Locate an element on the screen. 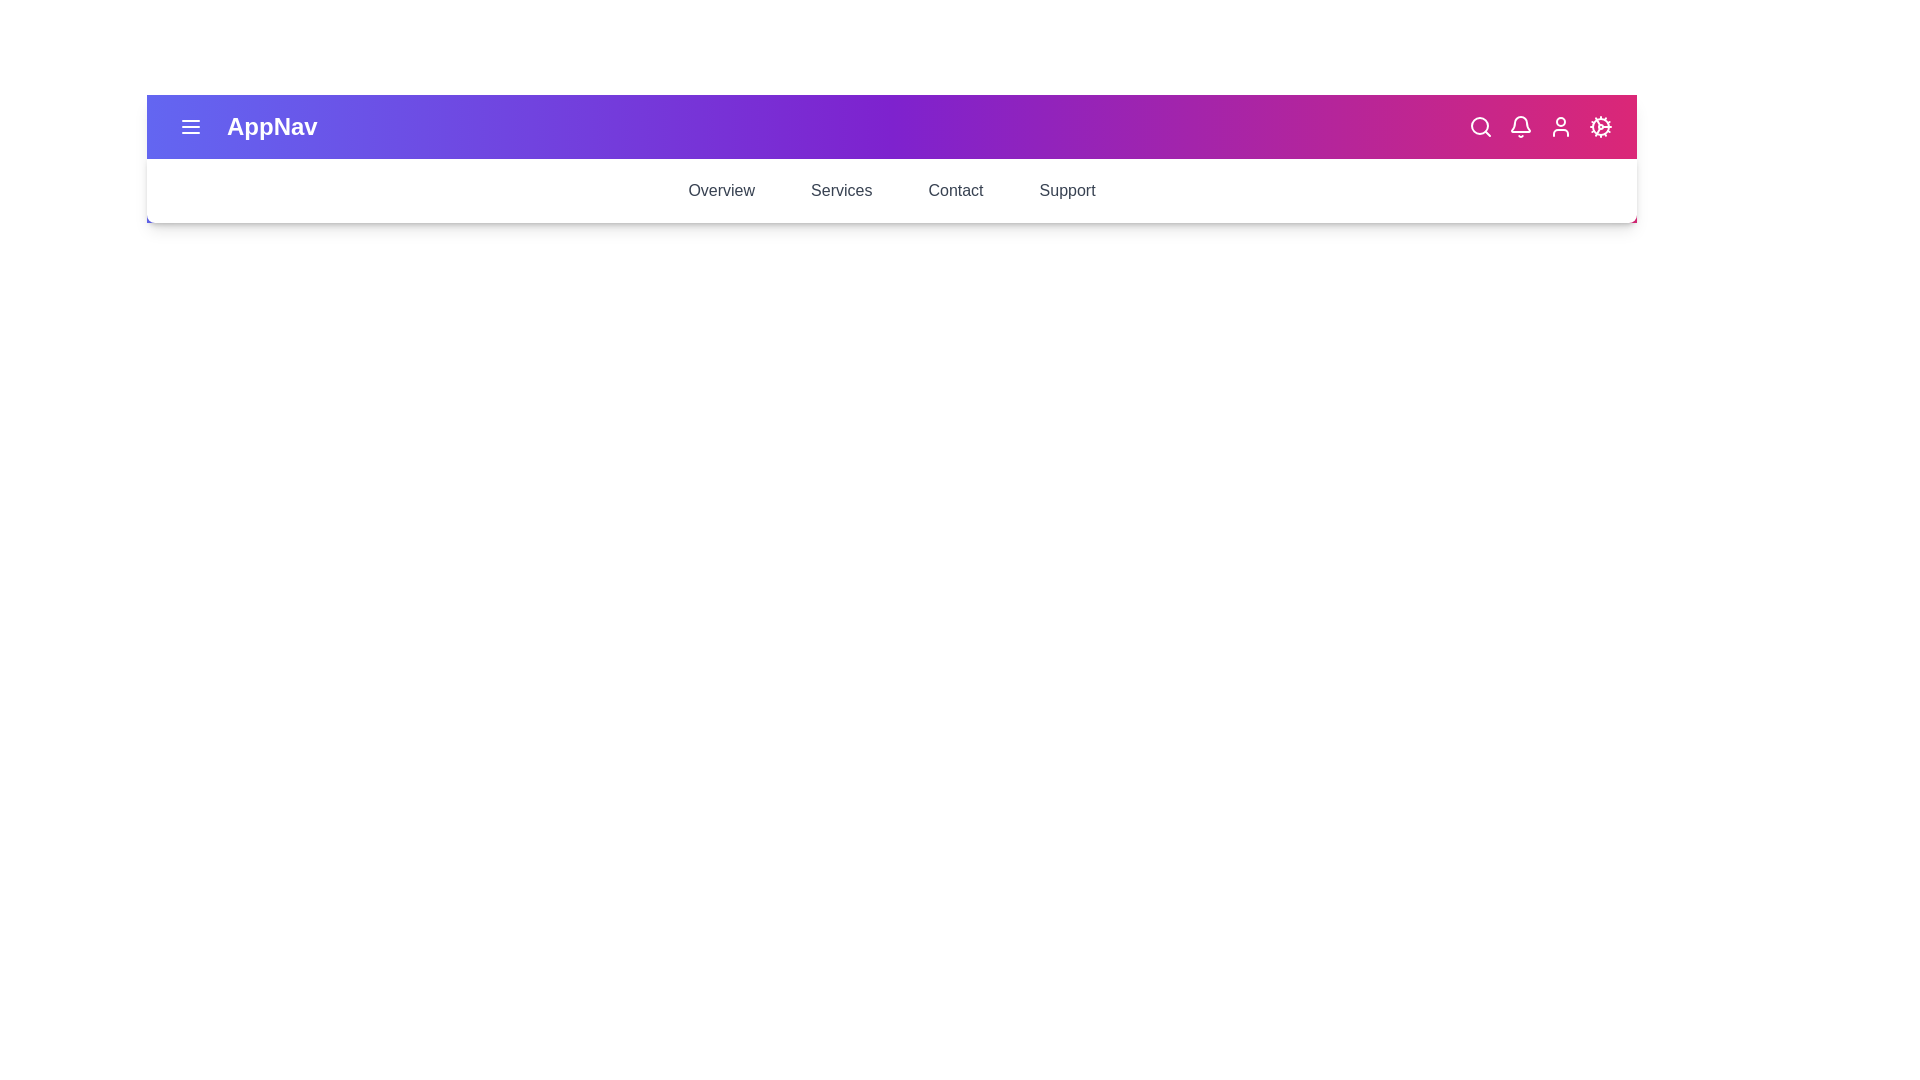 The image size is (1920, 1080). the 'Overview' menu item to navigate to the overview section is located at coordinates (720, 191).